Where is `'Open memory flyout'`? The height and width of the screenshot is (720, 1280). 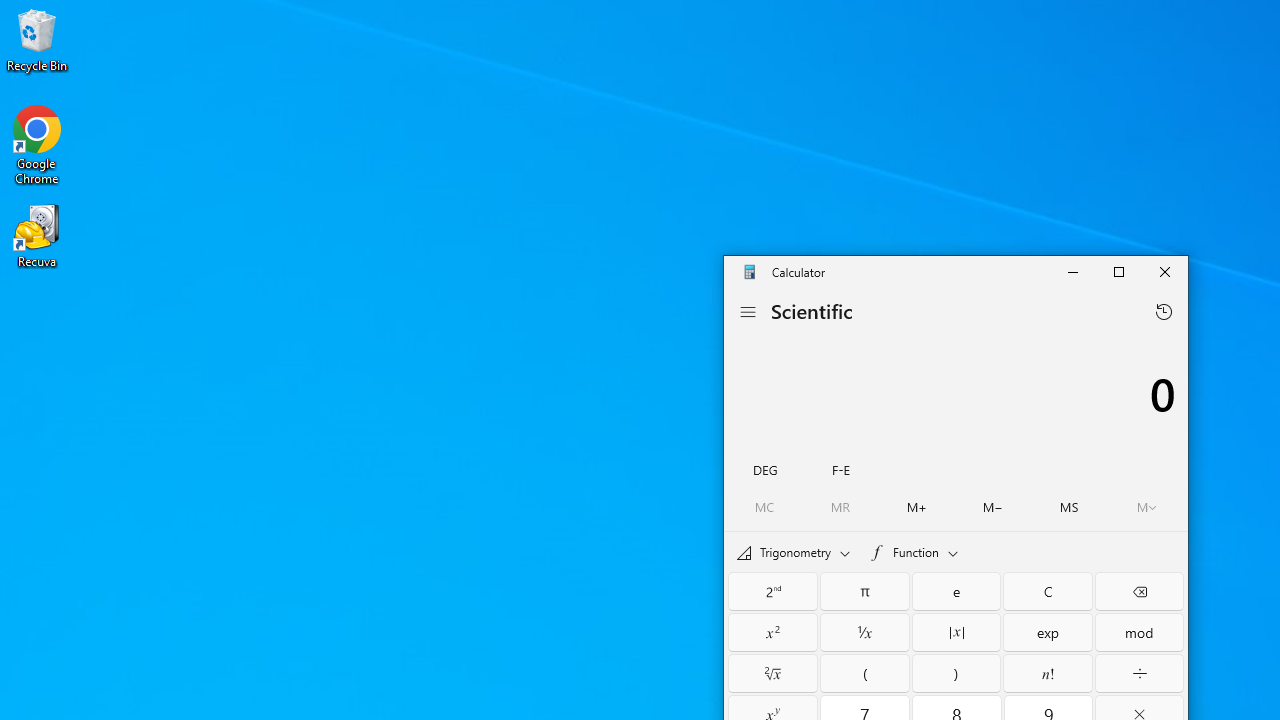
'Open memory flyout' is located at coordinates (1146, 506).